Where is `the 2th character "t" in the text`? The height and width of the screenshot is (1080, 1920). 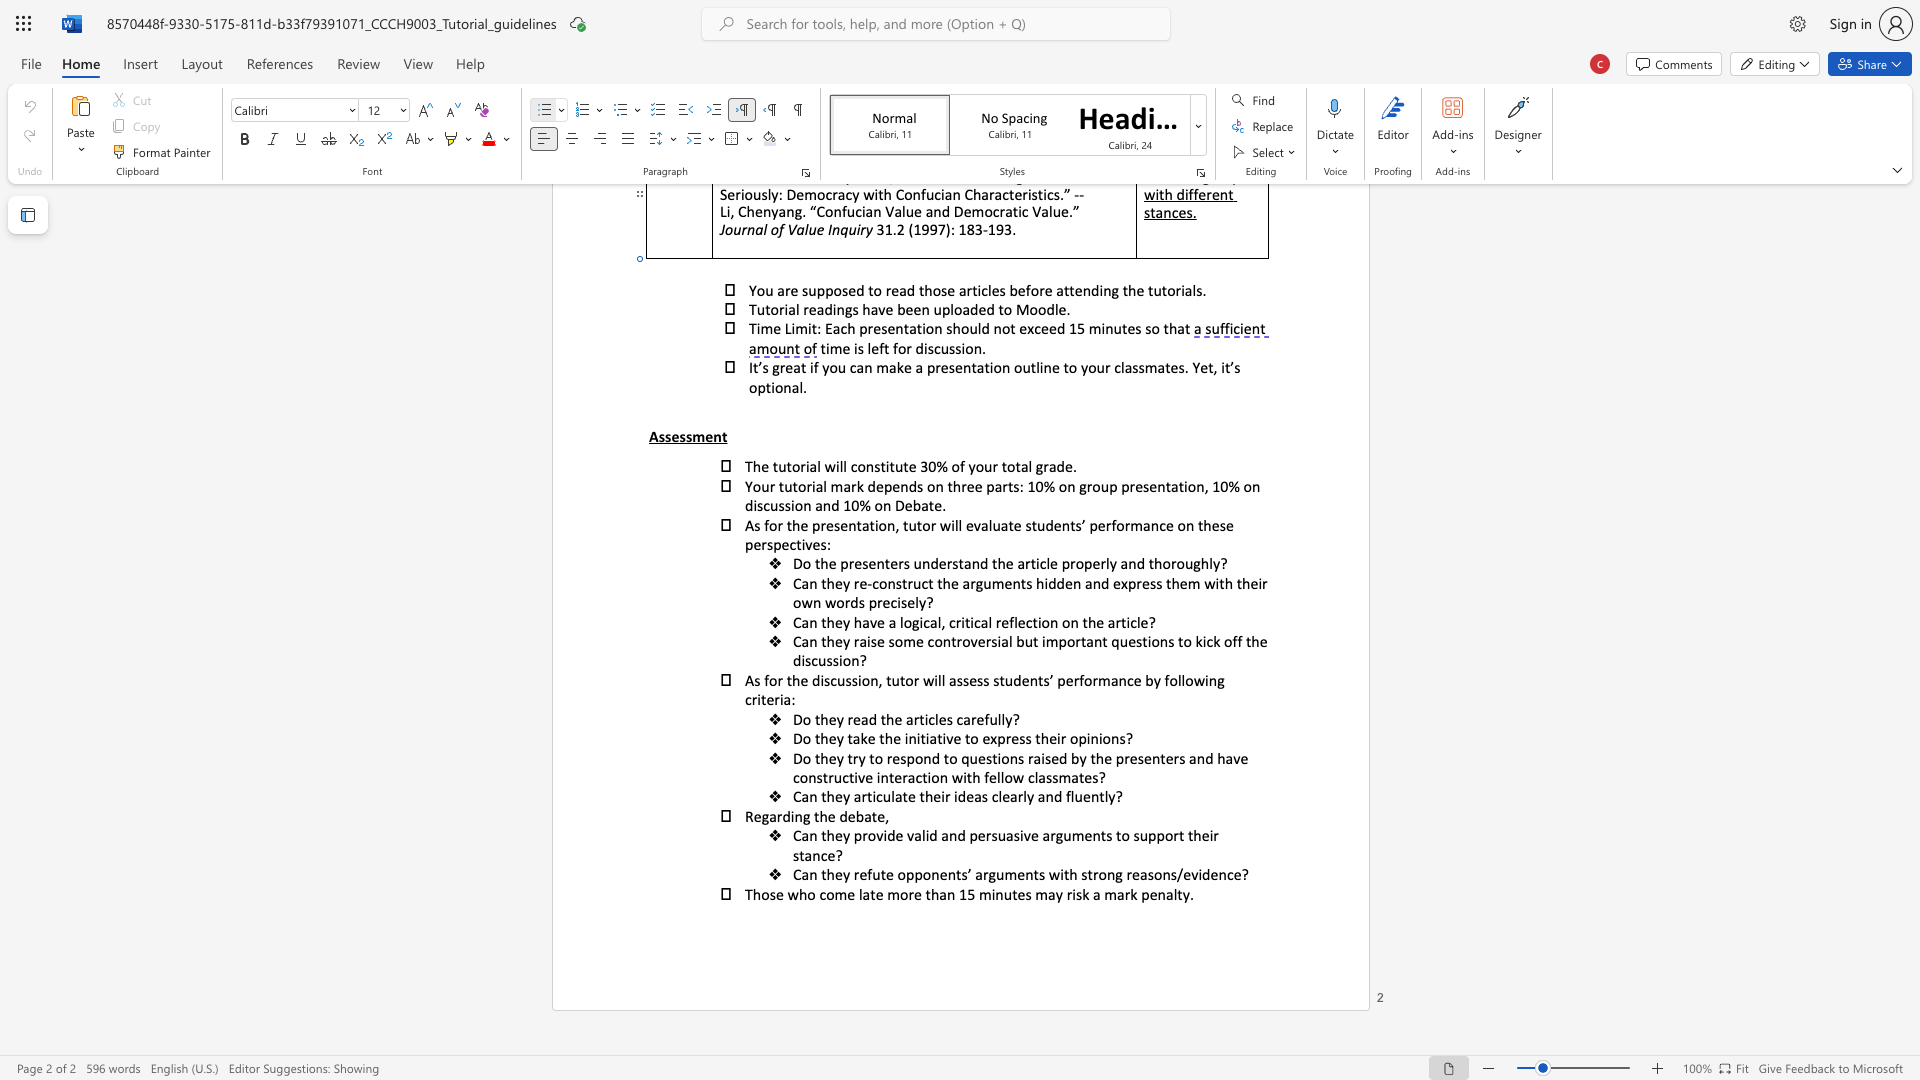 the 2th character "t" in the text is located at coordinates (874, 816).